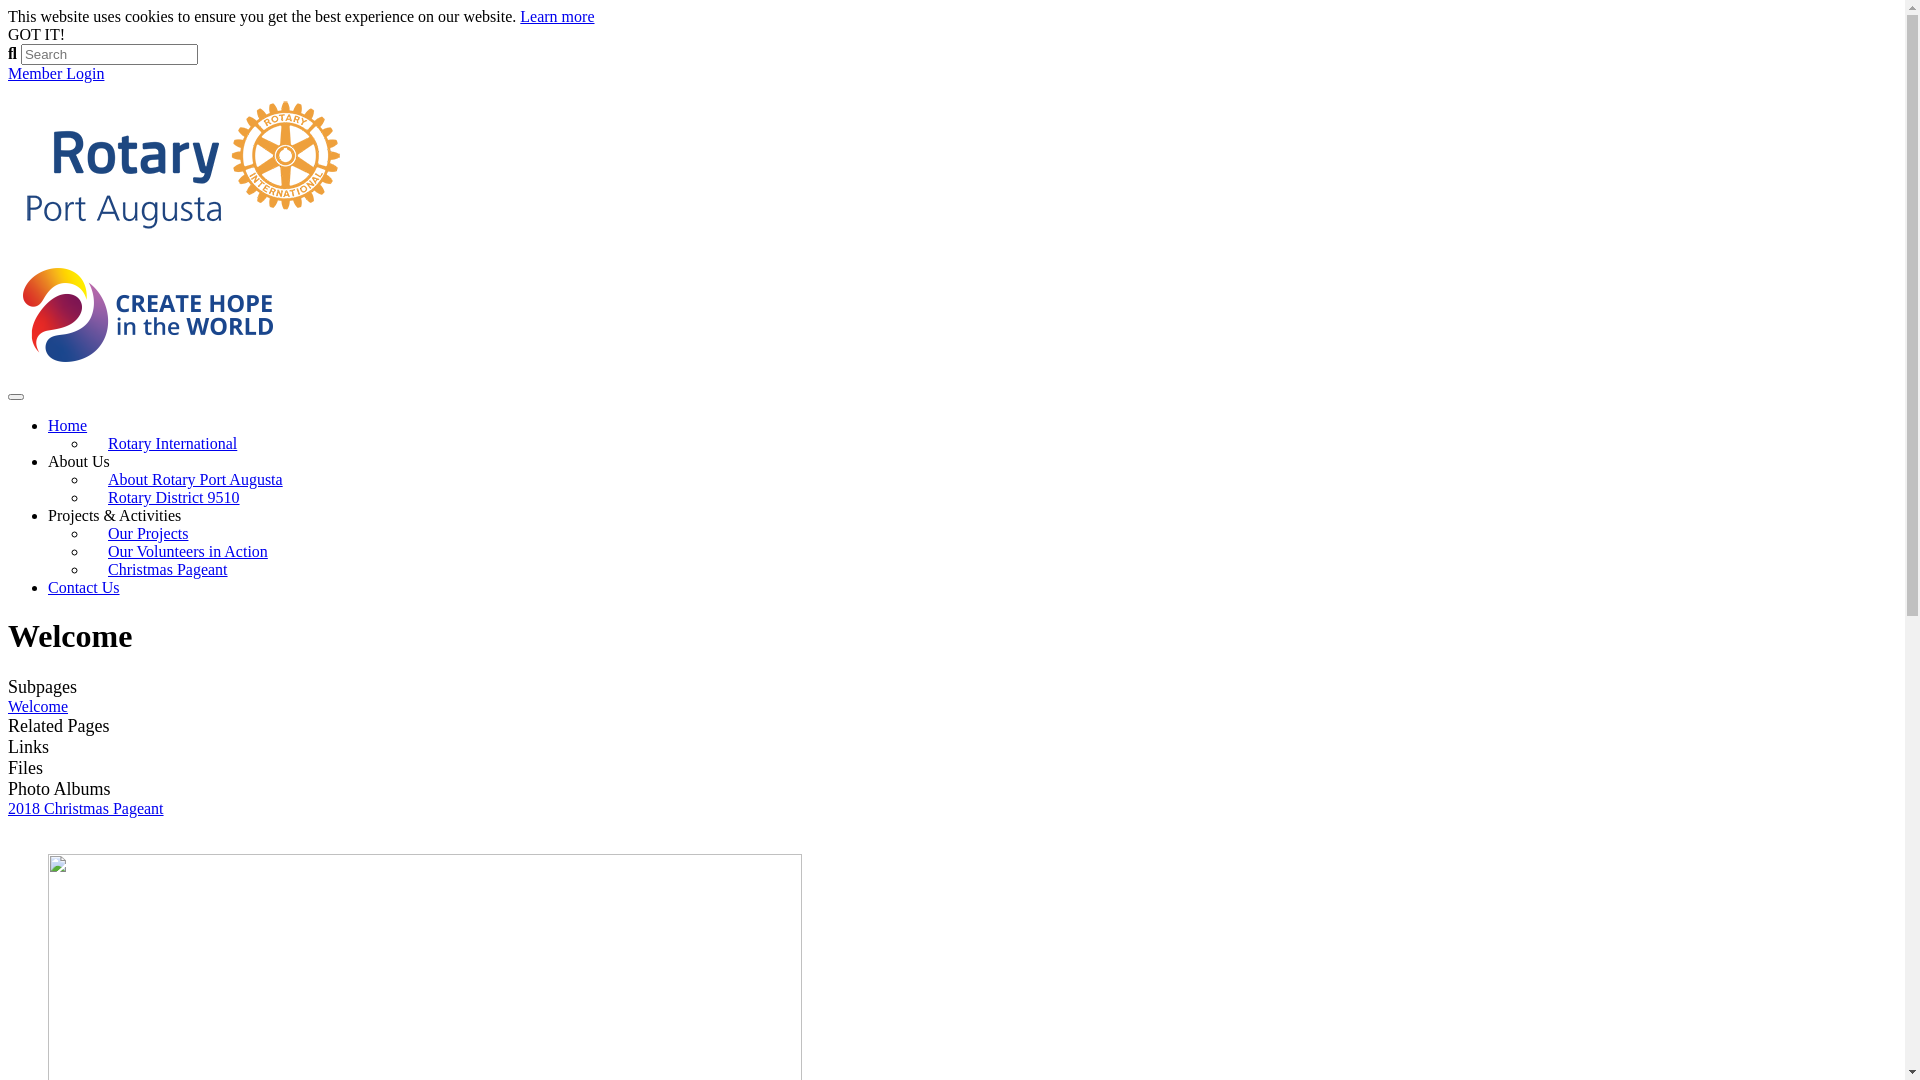 This screenshot has width=1920, height=1080. Describe the element at coordinates (86, 551) in the screenshot. I see `'Our Volunteers in Action'` at that location.